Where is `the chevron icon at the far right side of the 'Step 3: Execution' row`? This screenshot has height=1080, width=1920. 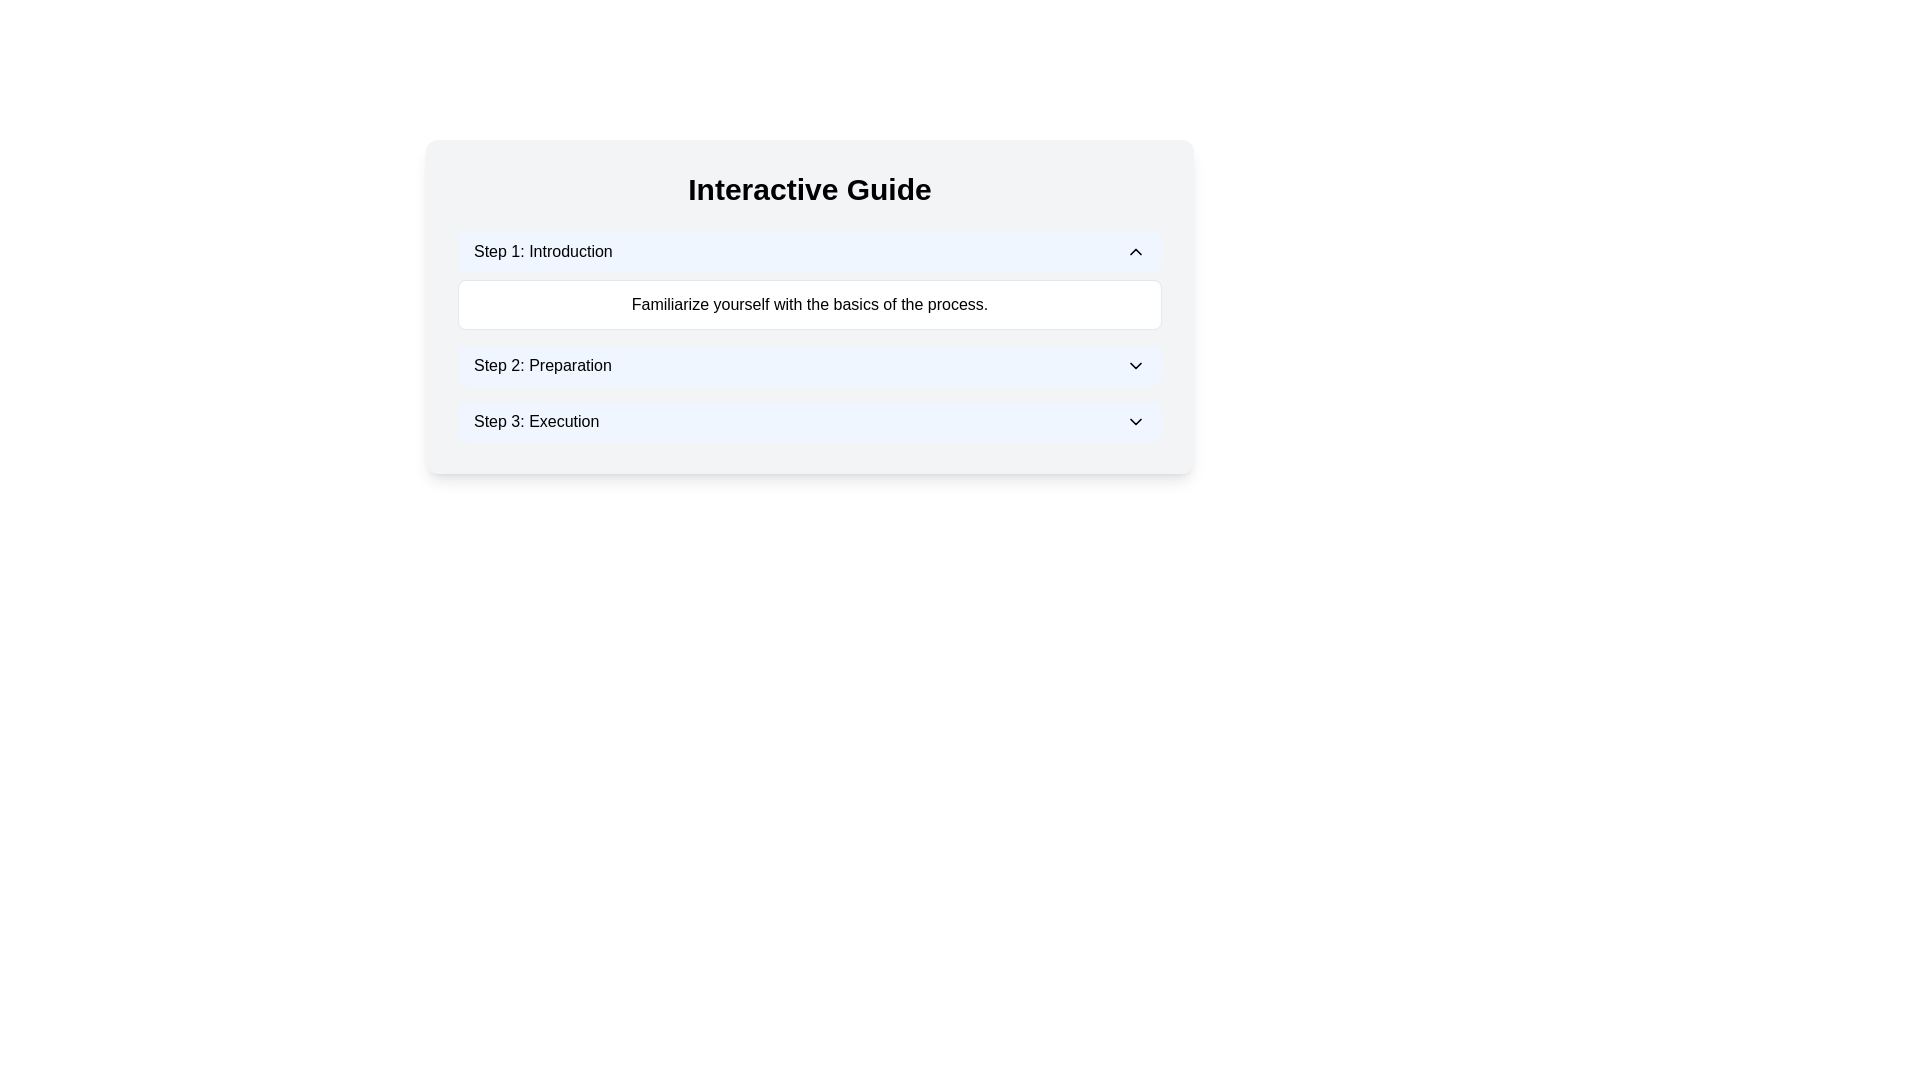
the chevron icon at the far right side of the 'Step 3: Execution' row is located at coordinates (1136, 420).